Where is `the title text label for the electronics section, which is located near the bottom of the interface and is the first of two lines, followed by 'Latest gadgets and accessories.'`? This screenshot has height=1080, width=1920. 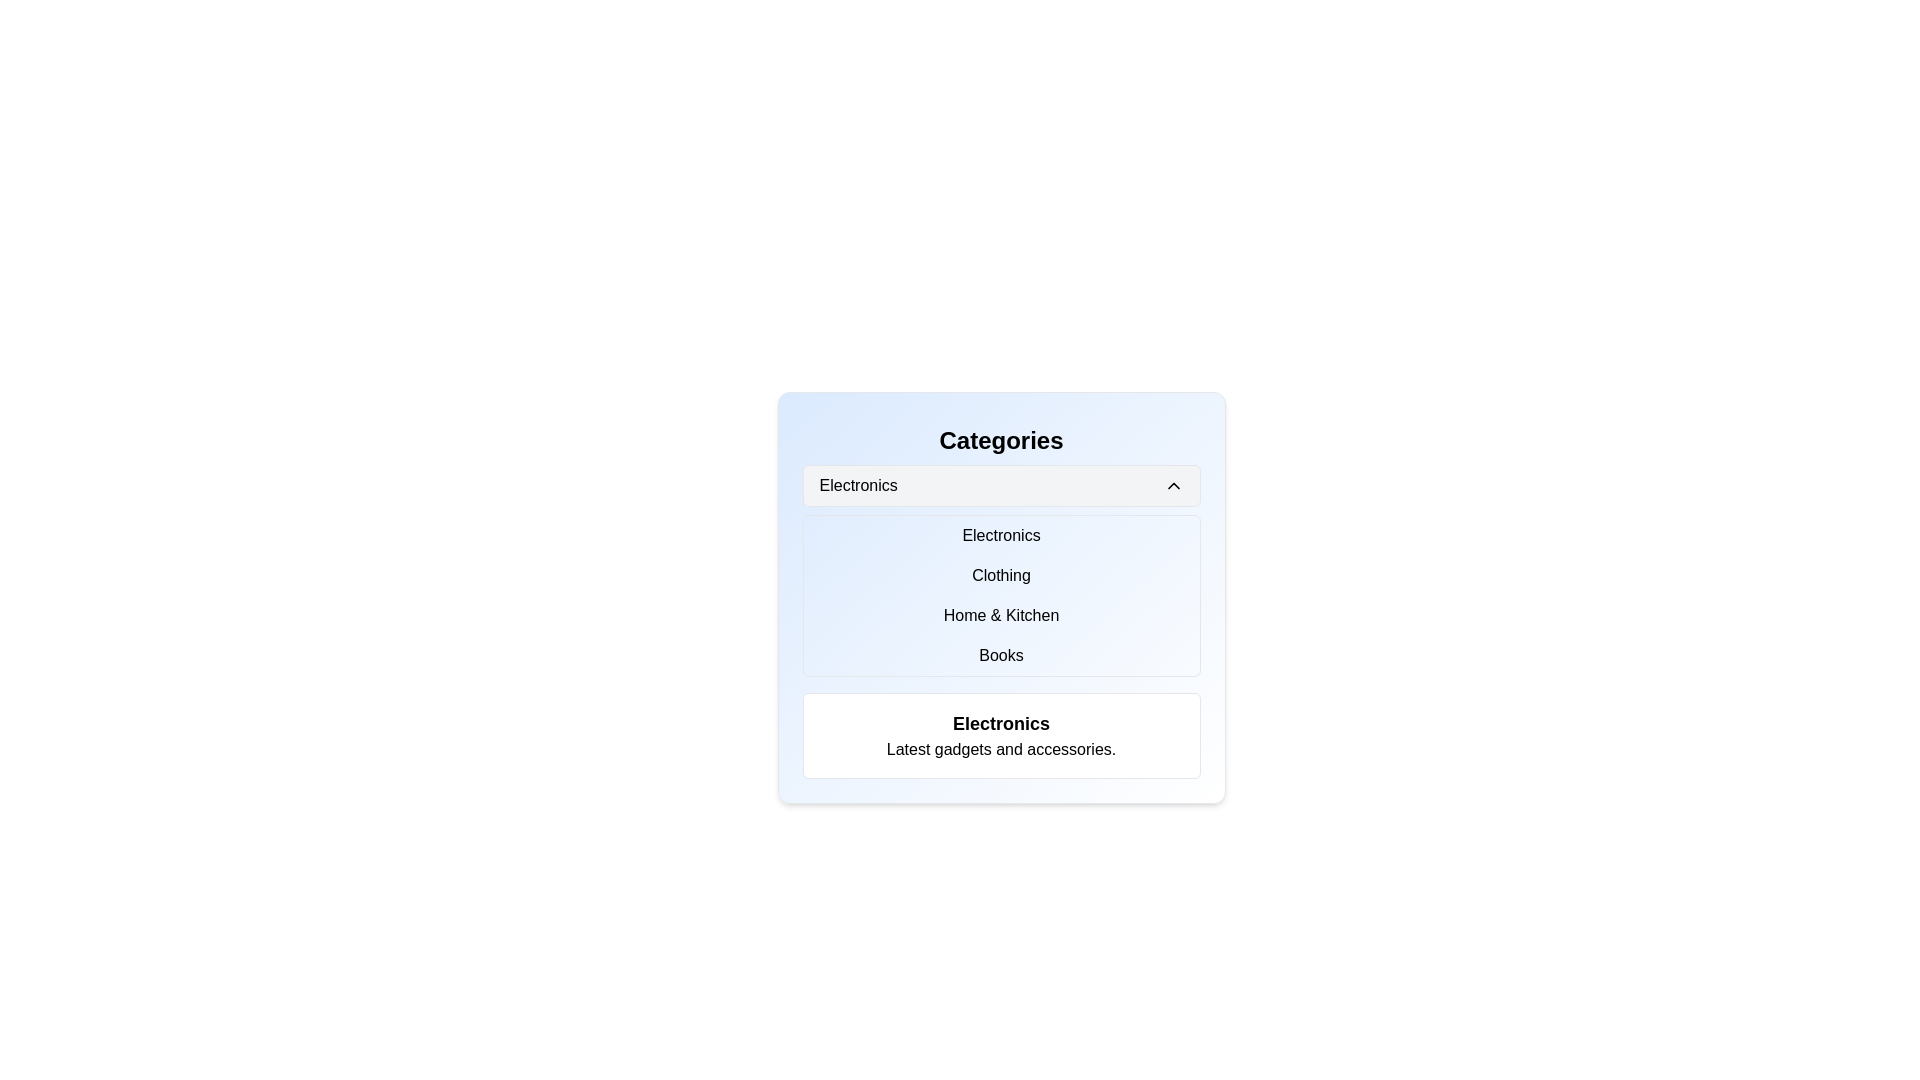 the title text label for the electronics section, which is located near the bottom of the interface and is the first of two lines, followed by 'Latest gadgets and accessories.' is located at coordinates (1001, 724).